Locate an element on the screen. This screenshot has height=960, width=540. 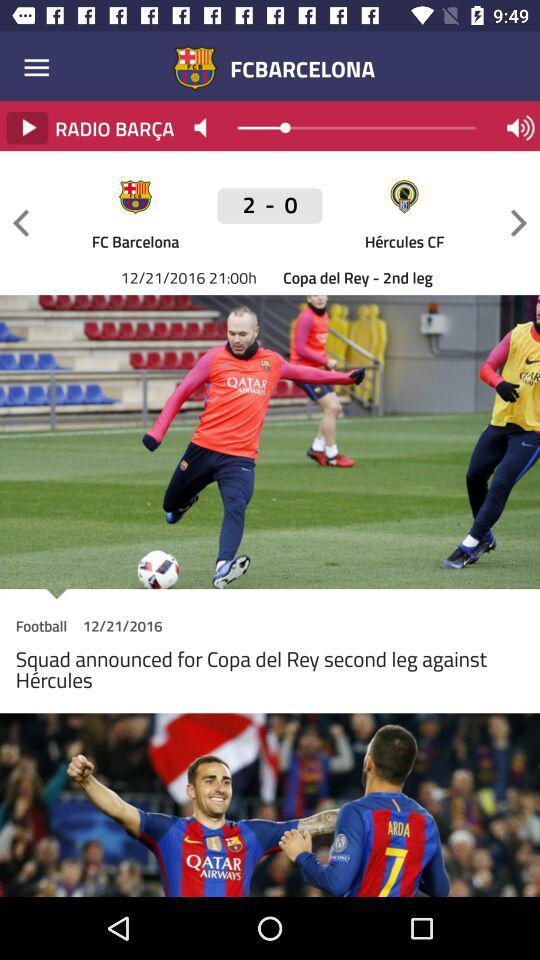
next is located at coordinates (518, 223).